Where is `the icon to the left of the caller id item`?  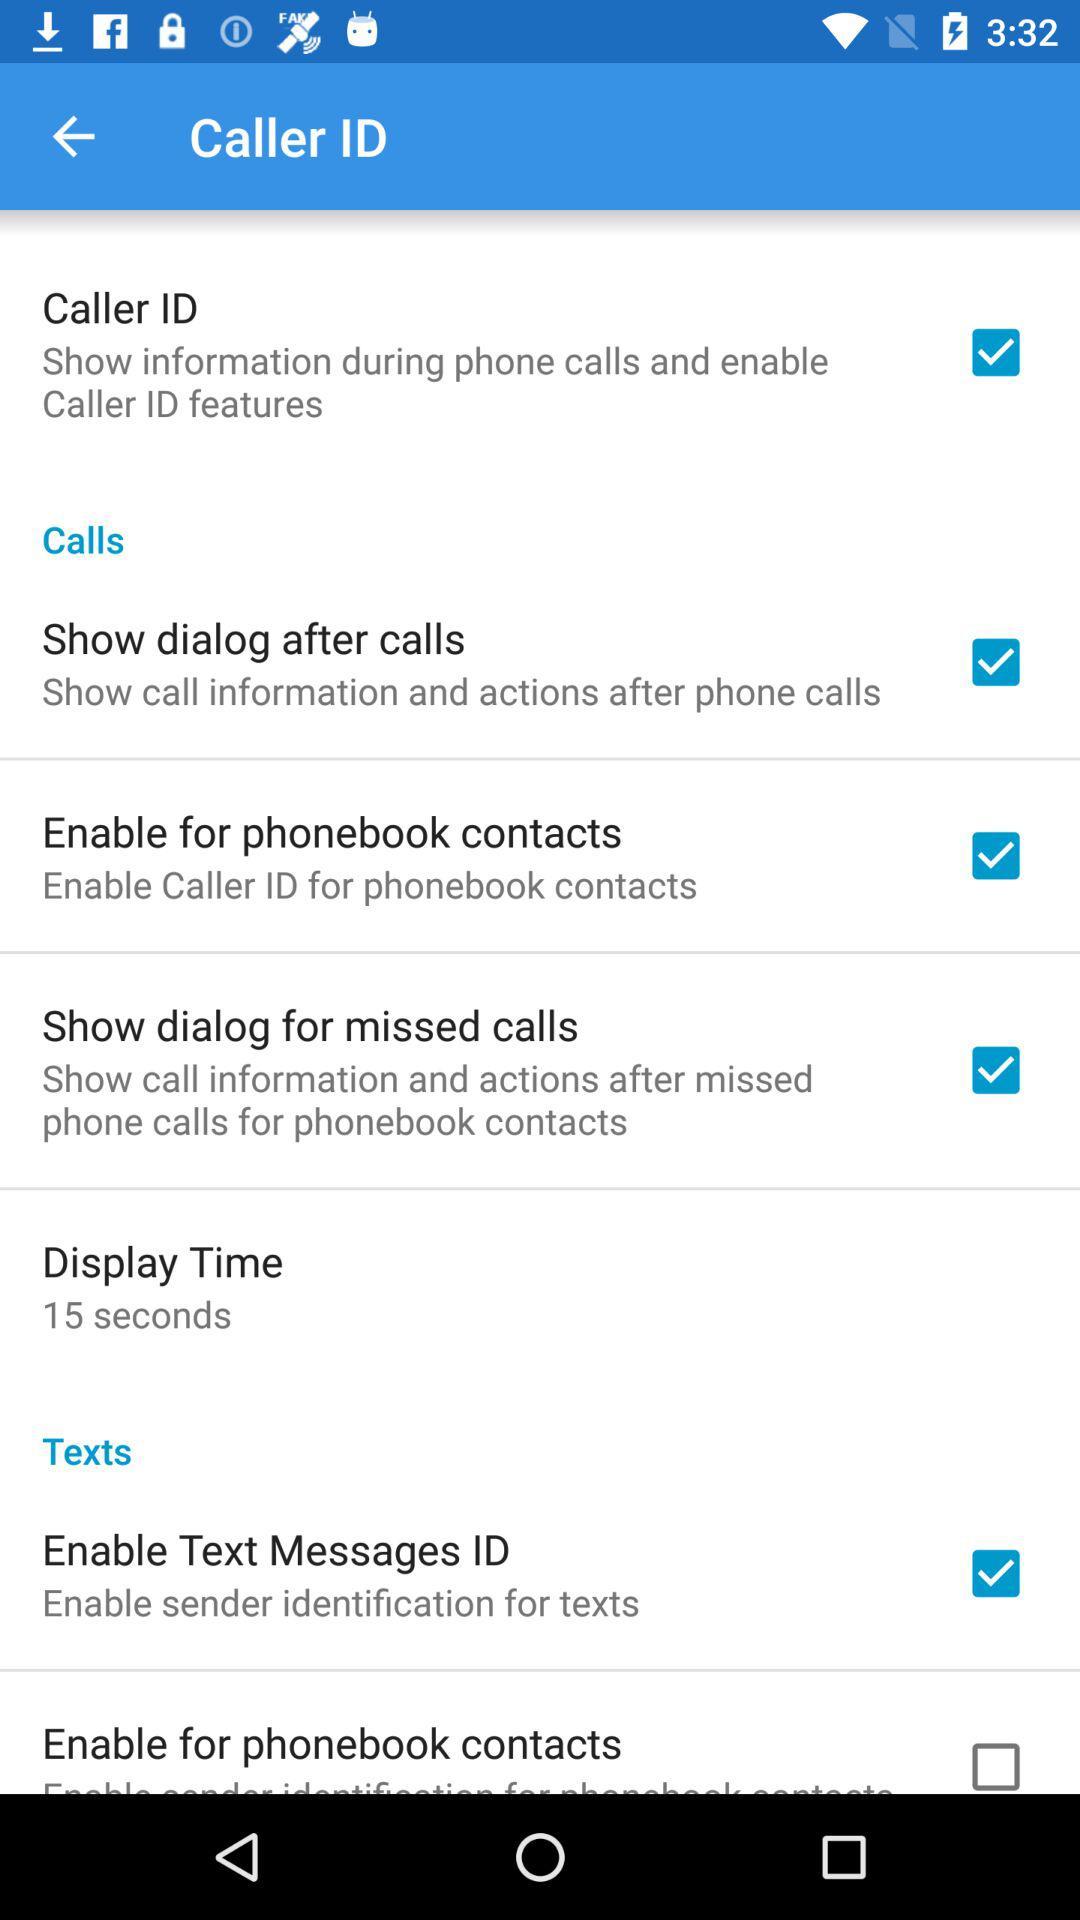 the icon to the left of the caller id item is located at coordinates (72, 135).